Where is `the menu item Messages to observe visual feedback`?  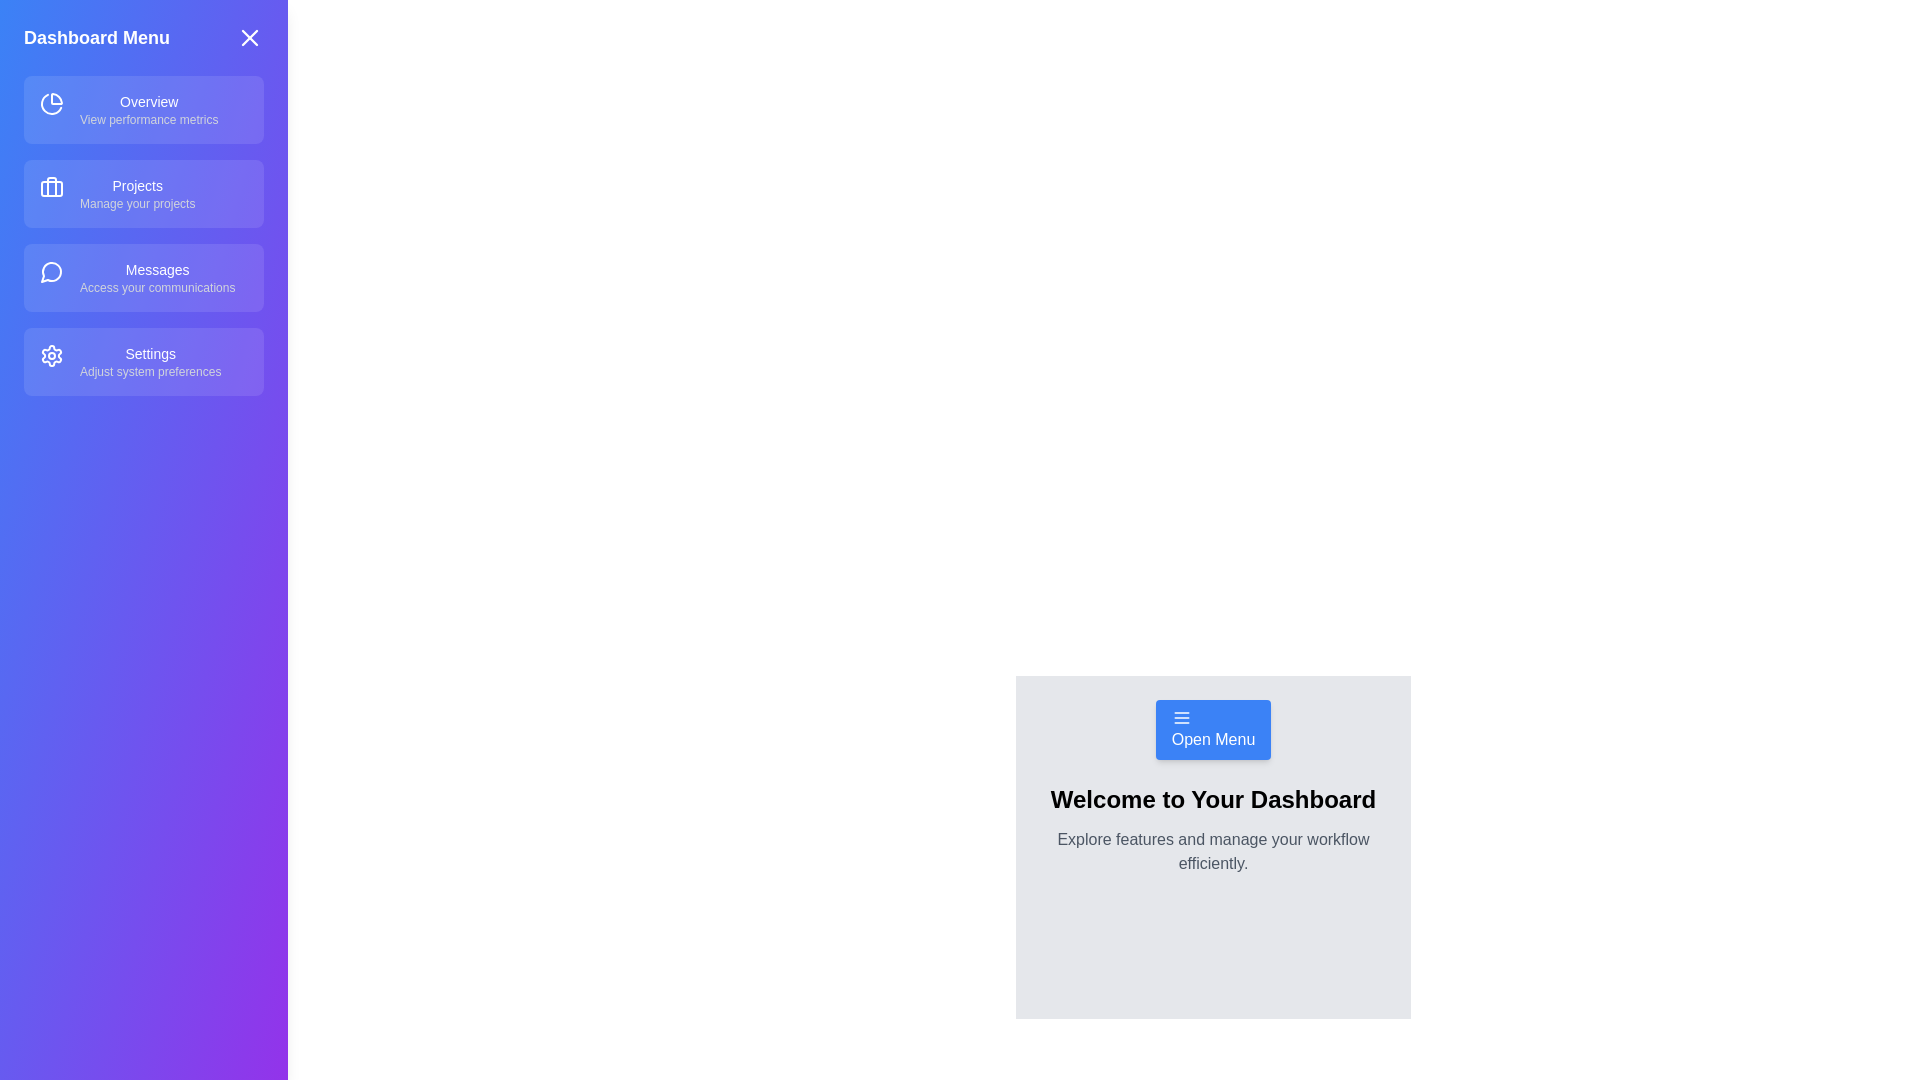
the menu item Messages to observe visual feedback is located at coordinates (143, 277).